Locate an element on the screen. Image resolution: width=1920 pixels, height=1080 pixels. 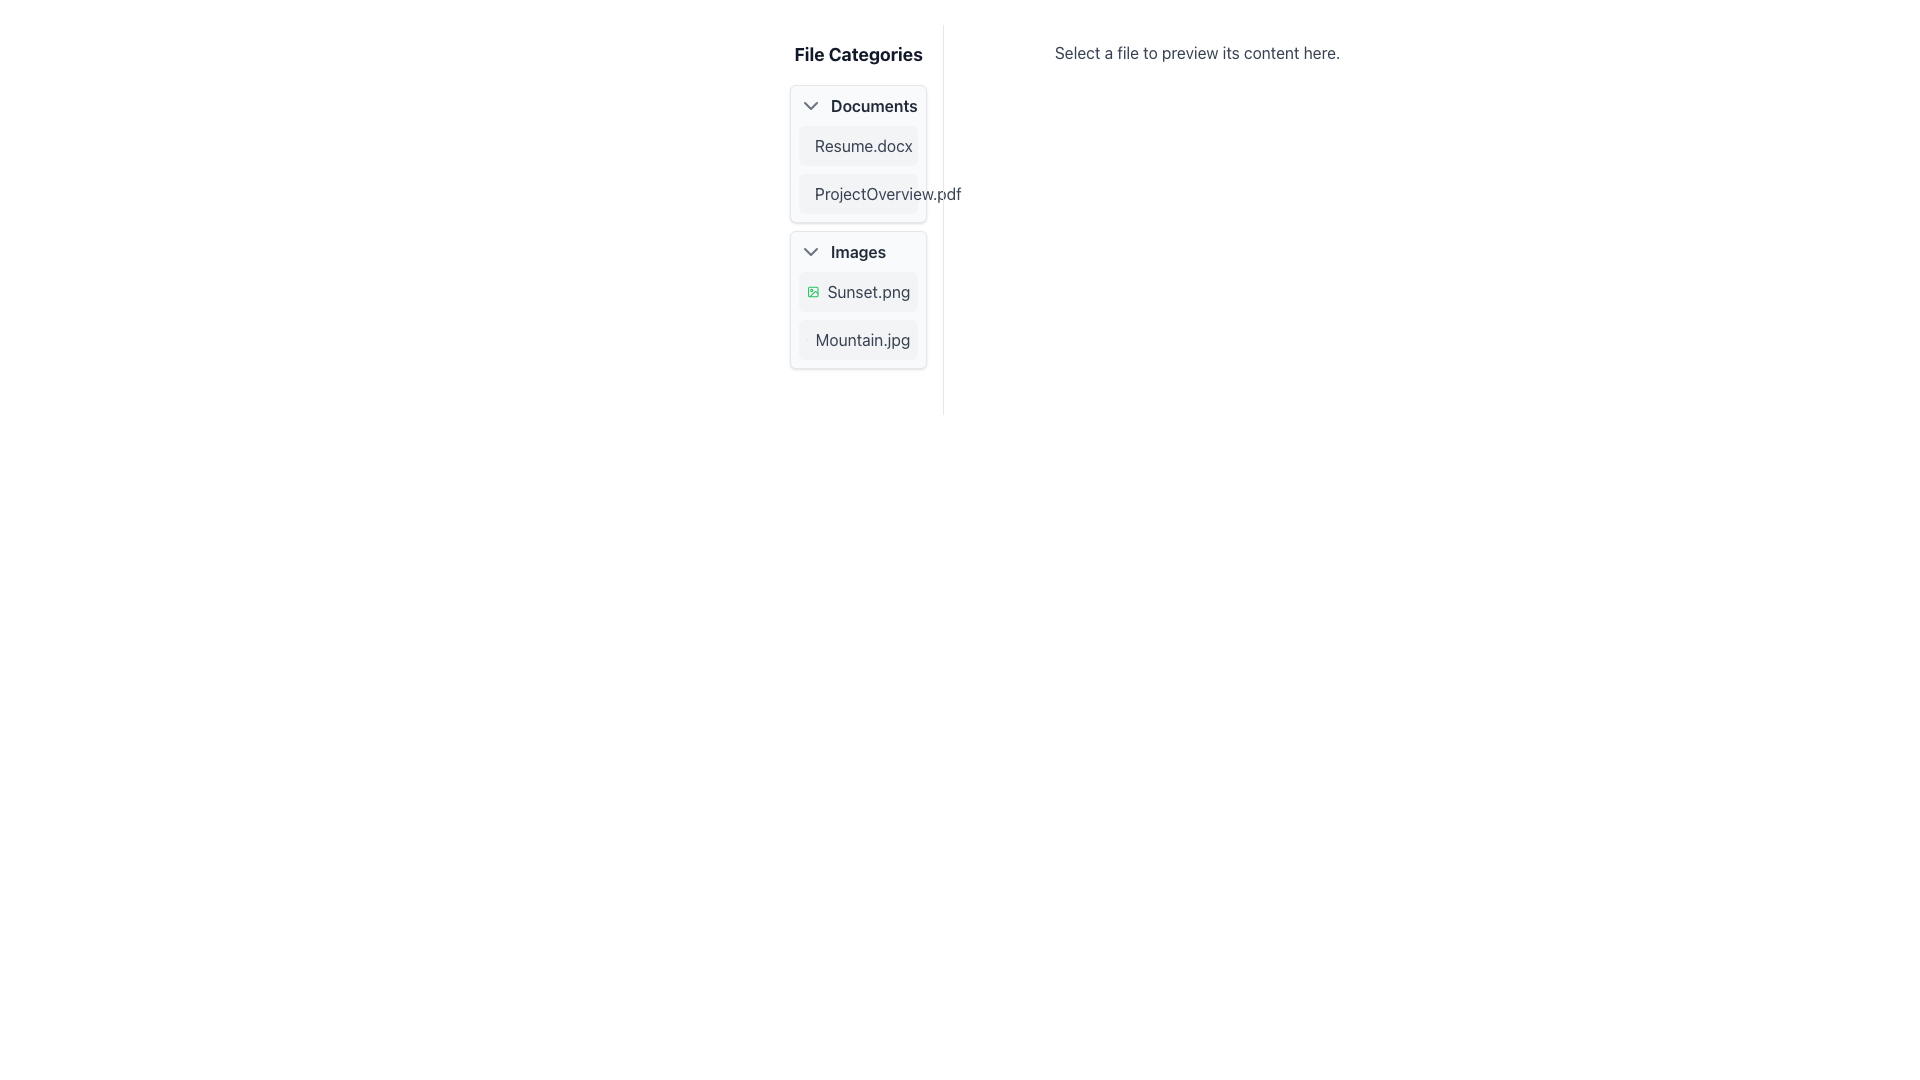
the list item 'ProjectOverview.pdf' is located at coordinates (858, 193).